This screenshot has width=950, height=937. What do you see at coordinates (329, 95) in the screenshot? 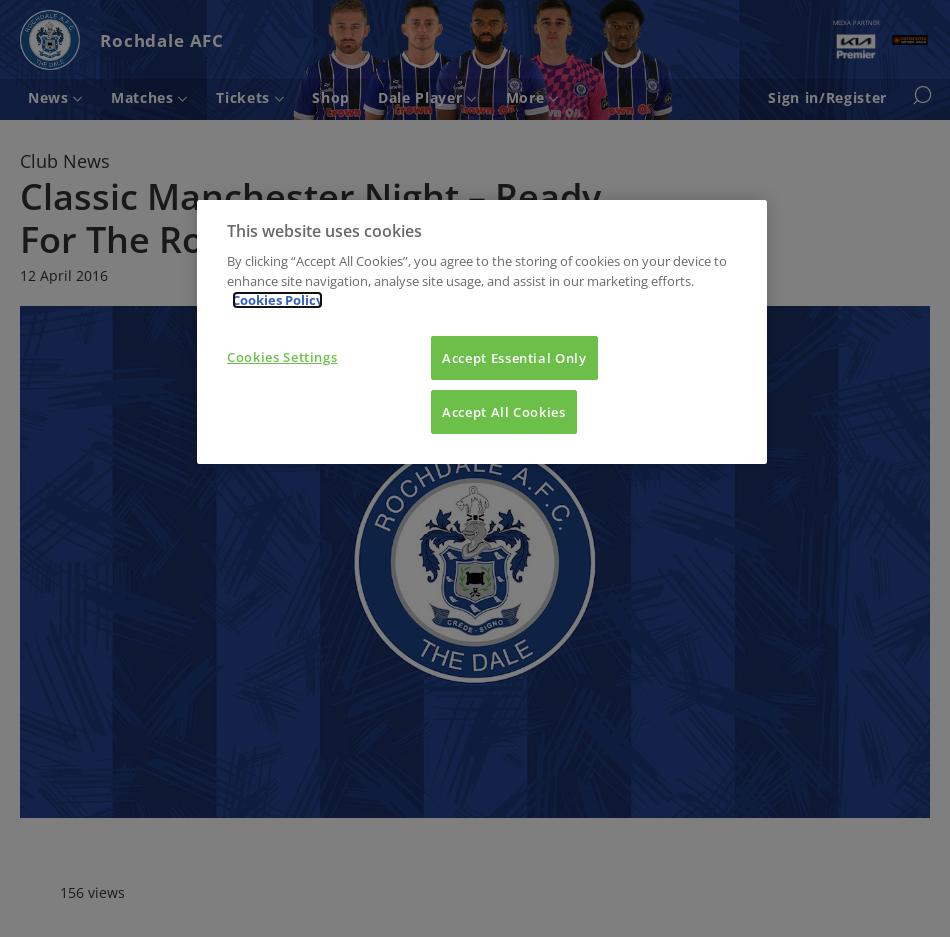
I see `'Shop'` at bounding box center [329, 95].